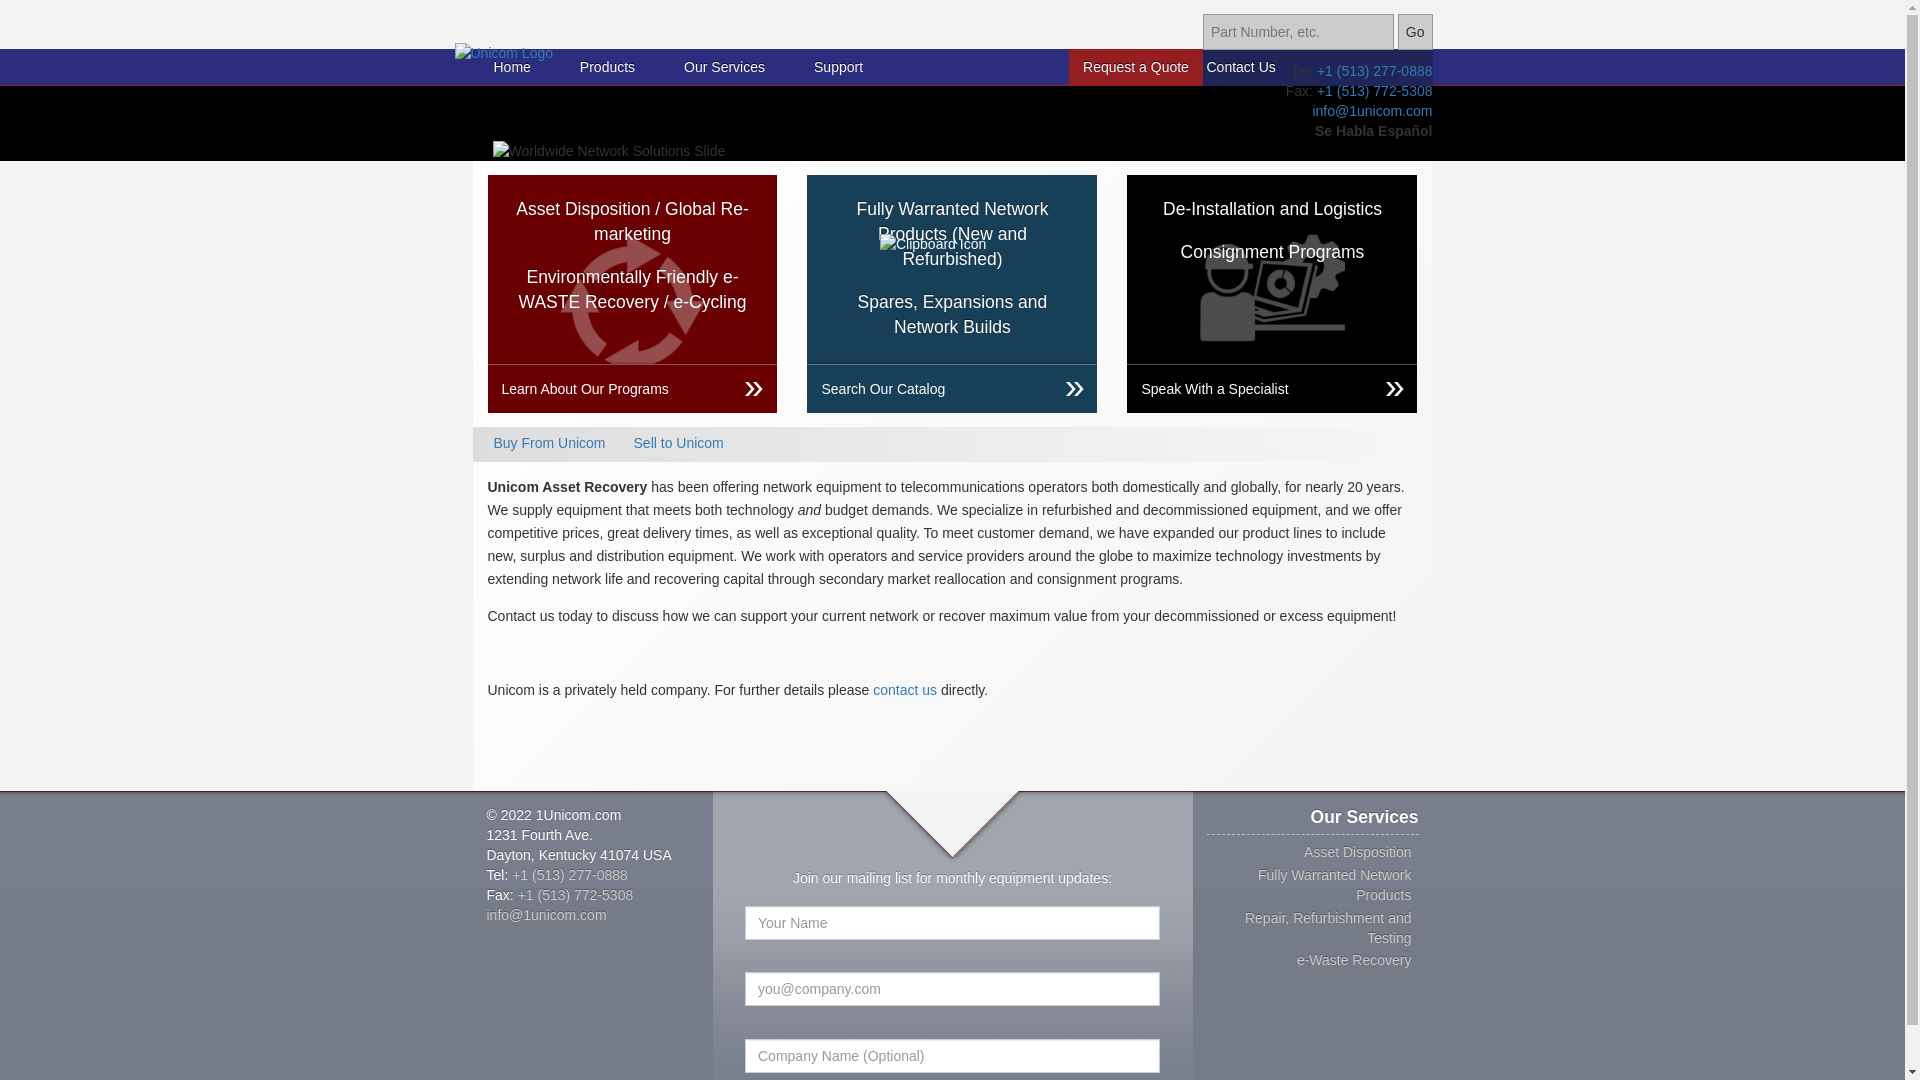 This screenshot has height=1080, width=1920. What do you see at coordinates (723, 65) in the screenshot?
I see `'Our Services'` at bounding box center [723, 65].